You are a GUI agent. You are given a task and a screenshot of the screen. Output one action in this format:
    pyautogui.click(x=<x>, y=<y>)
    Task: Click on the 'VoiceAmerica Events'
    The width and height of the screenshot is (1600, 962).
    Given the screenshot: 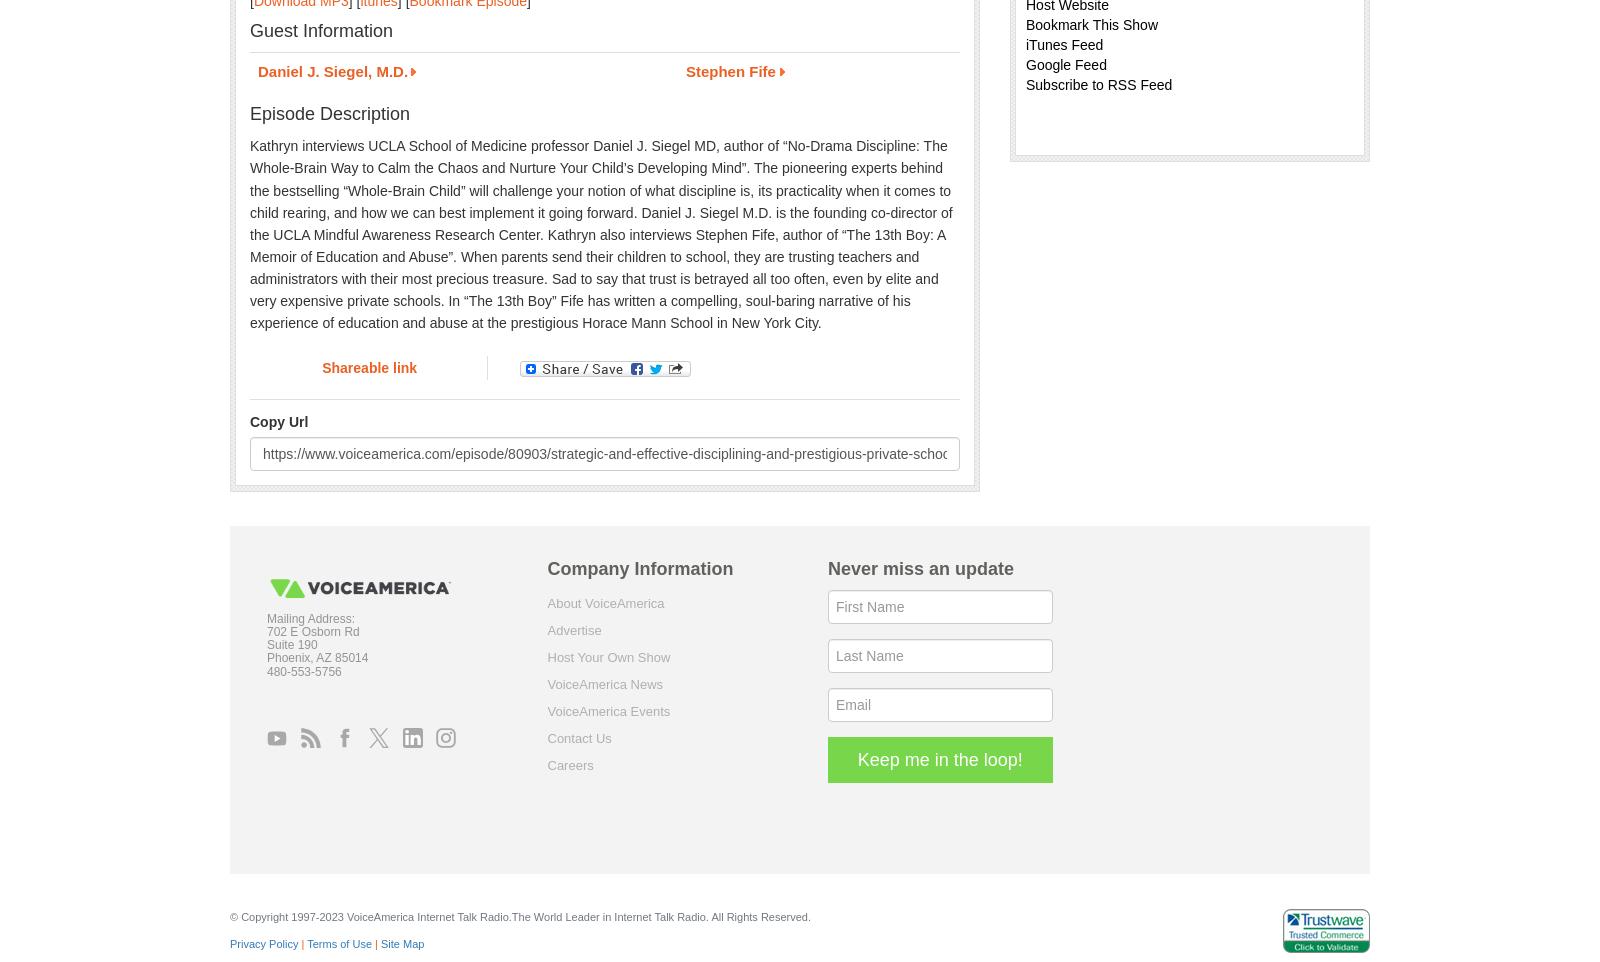 What is the action you would take?
    pyautogui.click(x=608, y=709)
    